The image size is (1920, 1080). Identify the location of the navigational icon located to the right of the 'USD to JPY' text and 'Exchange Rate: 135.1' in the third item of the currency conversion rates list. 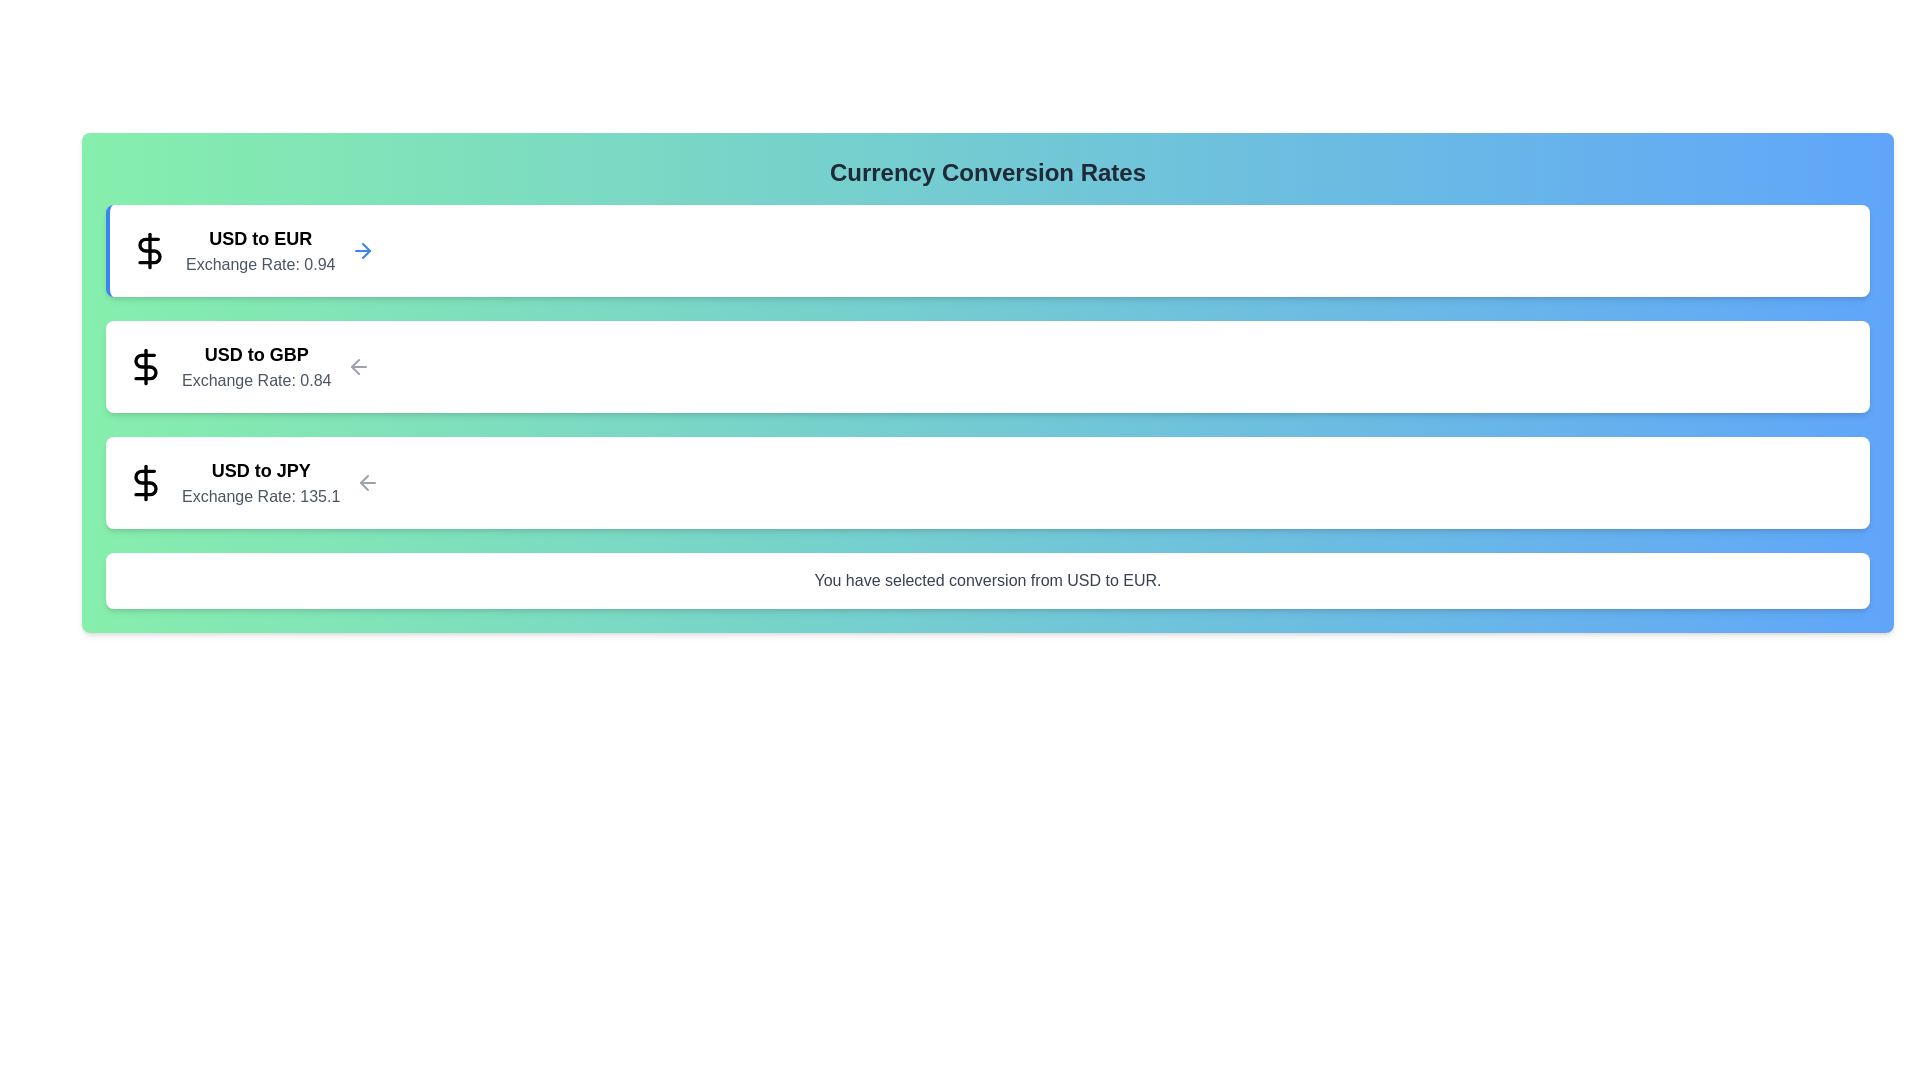
(368, 482).